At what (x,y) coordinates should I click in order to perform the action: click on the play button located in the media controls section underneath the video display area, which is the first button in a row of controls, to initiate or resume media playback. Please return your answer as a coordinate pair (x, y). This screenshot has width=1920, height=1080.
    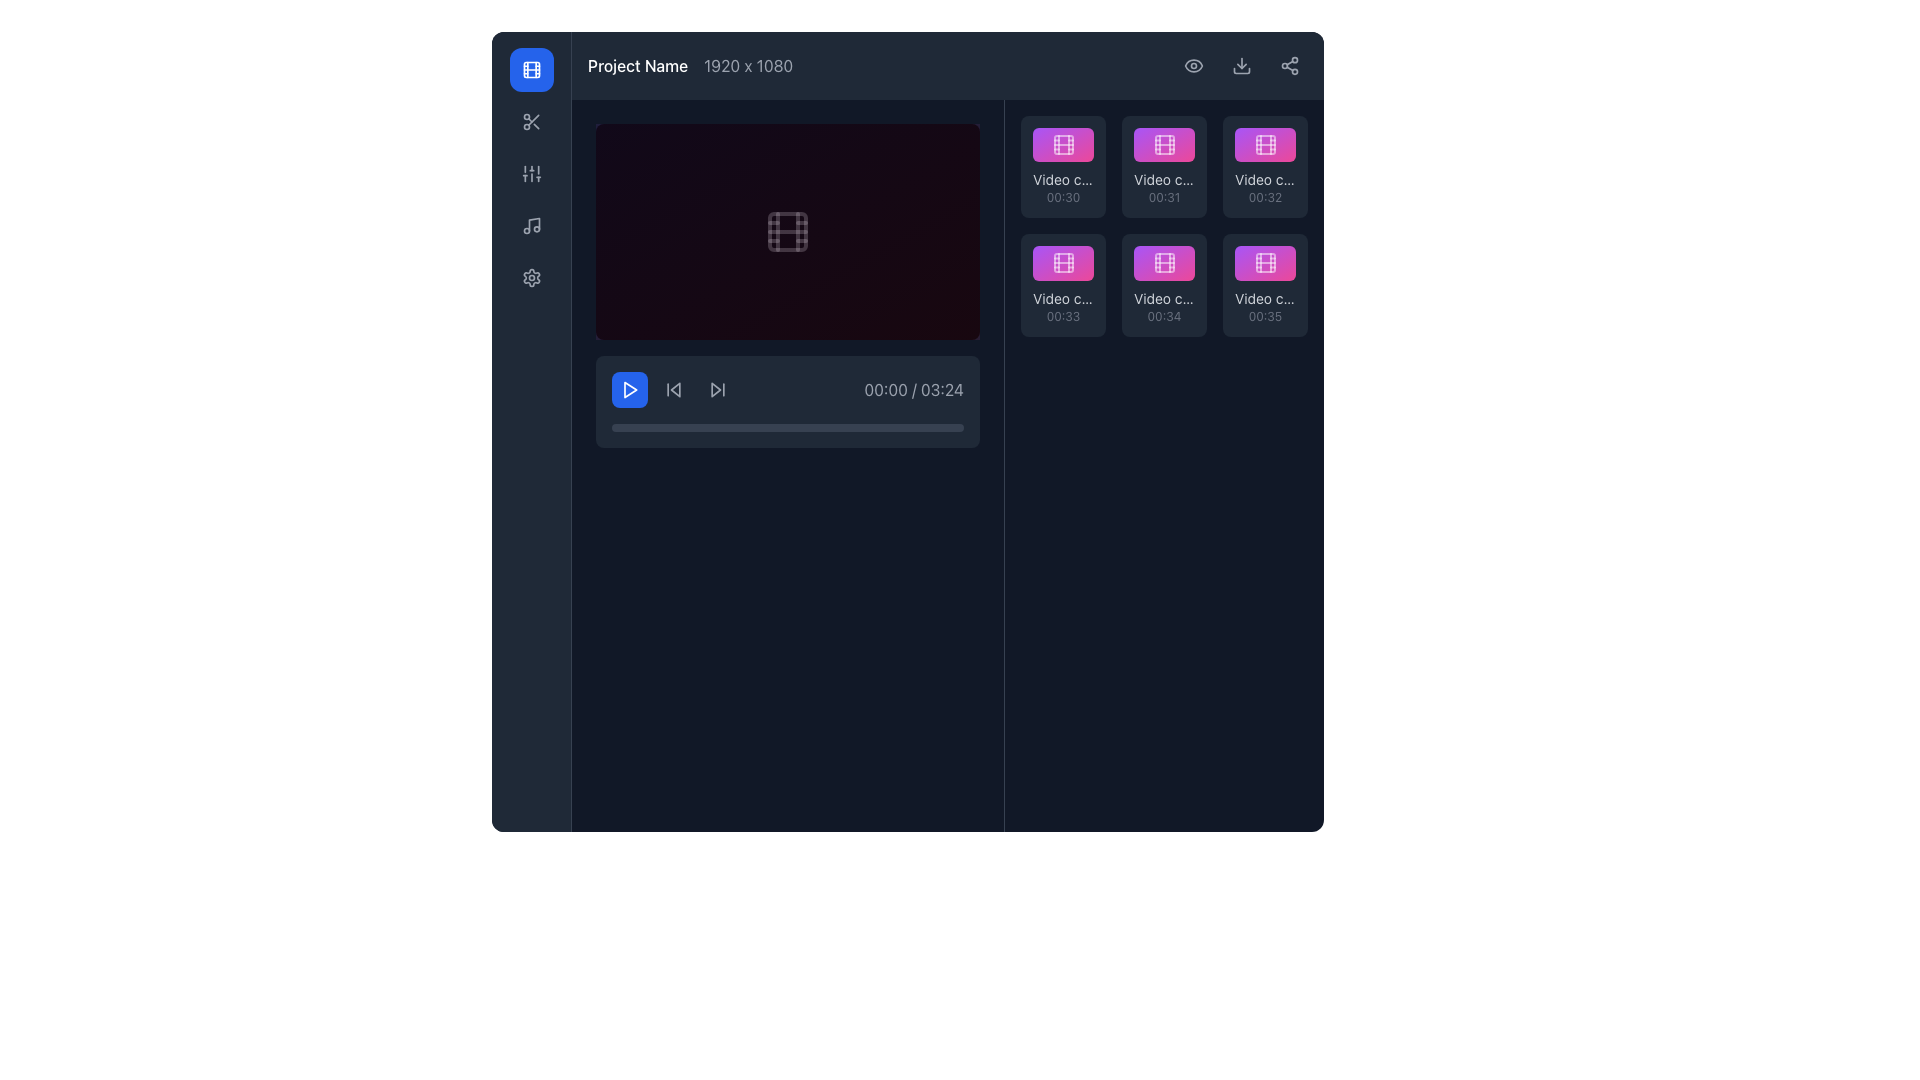
    Looking at the image, I should click on (628, 389).